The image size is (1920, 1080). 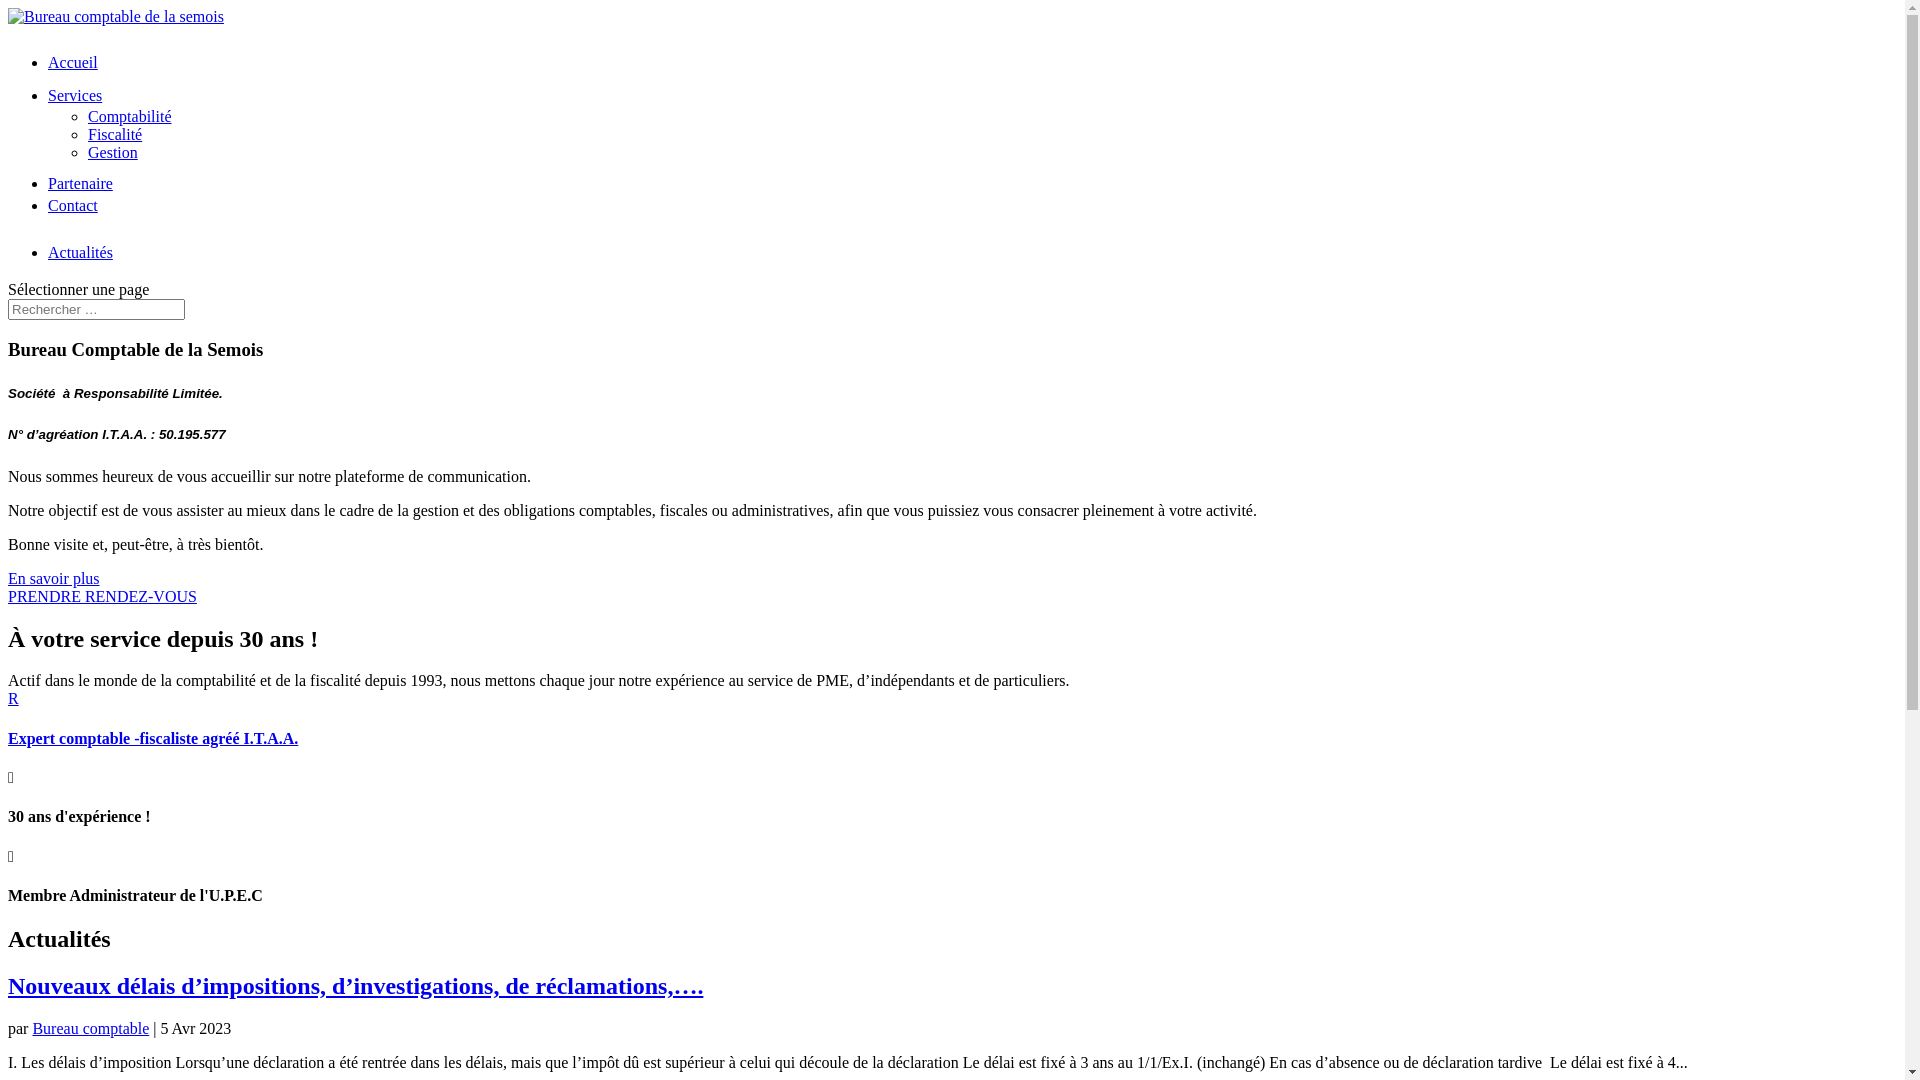 I want to click on 'Gestion', so click(x=112, y=151).